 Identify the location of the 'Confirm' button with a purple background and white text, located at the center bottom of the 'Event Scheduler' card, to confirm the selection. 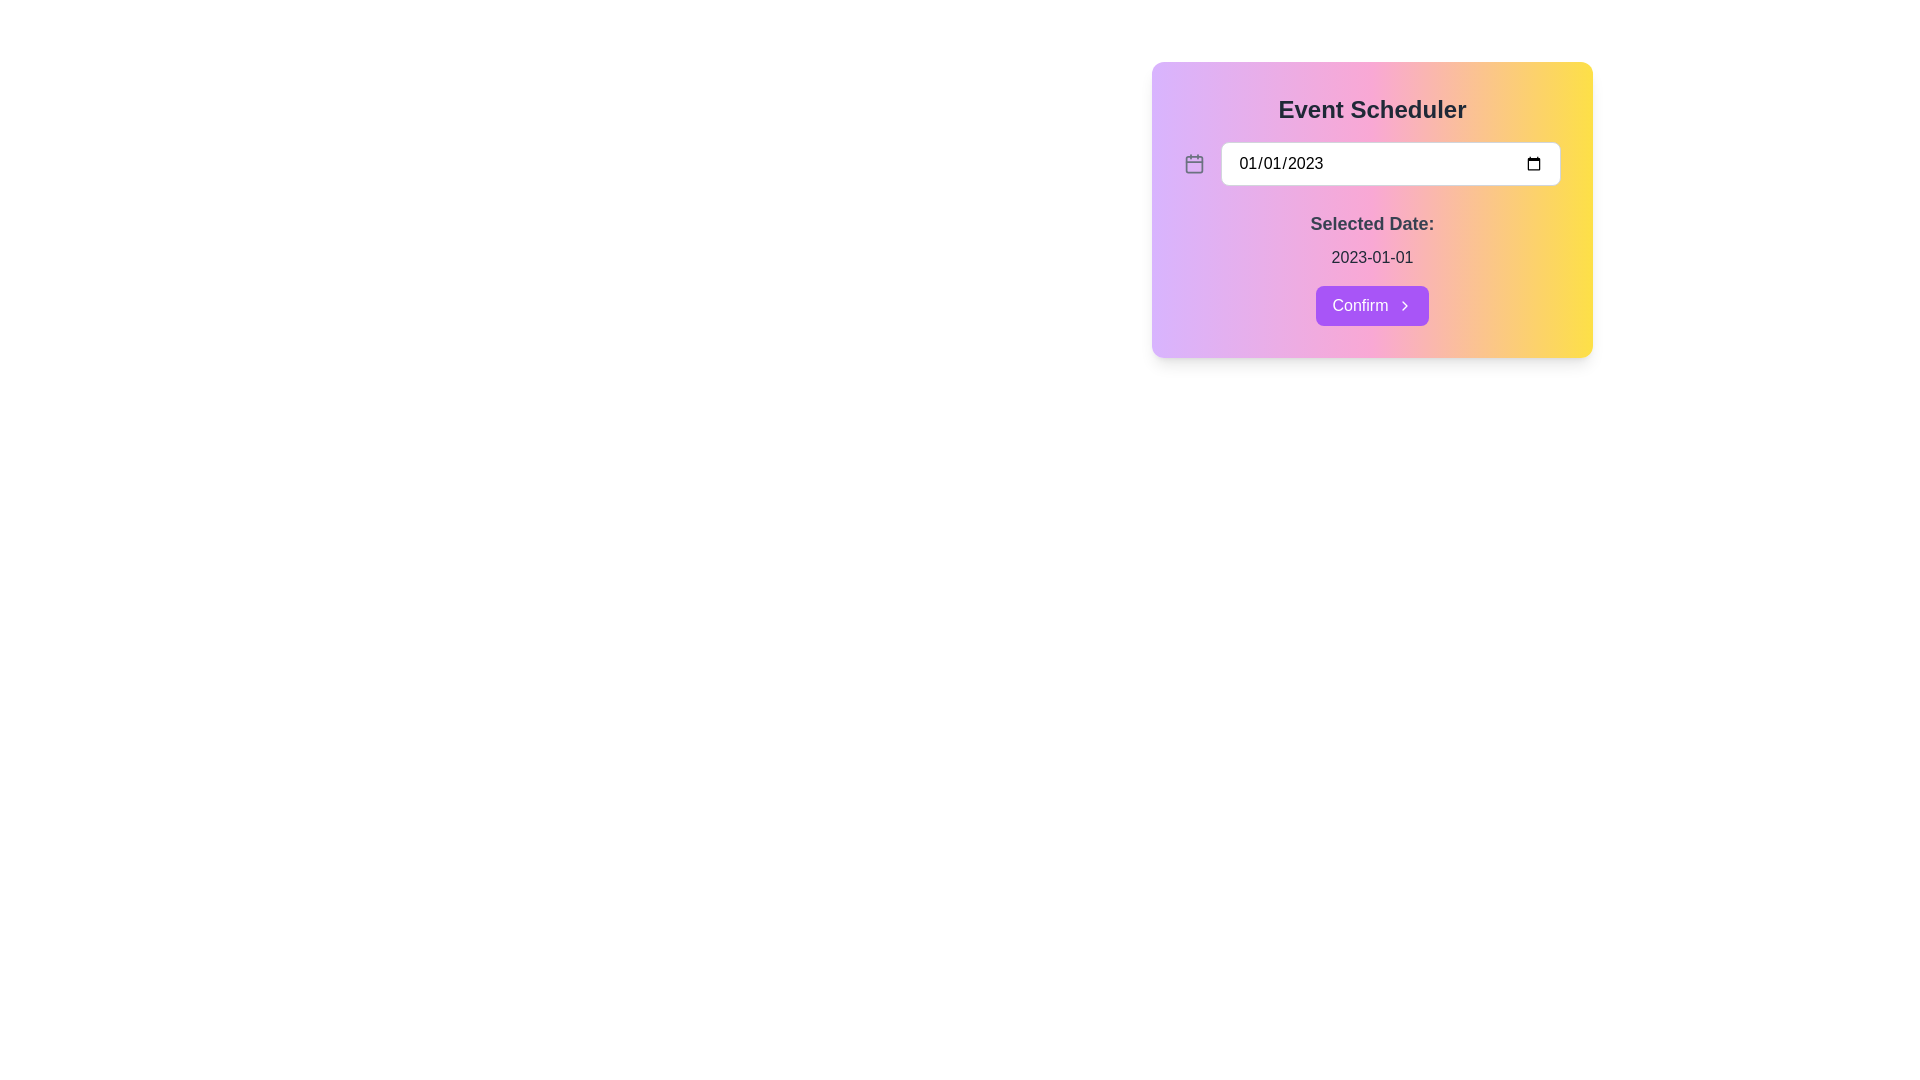
(1371, 305).